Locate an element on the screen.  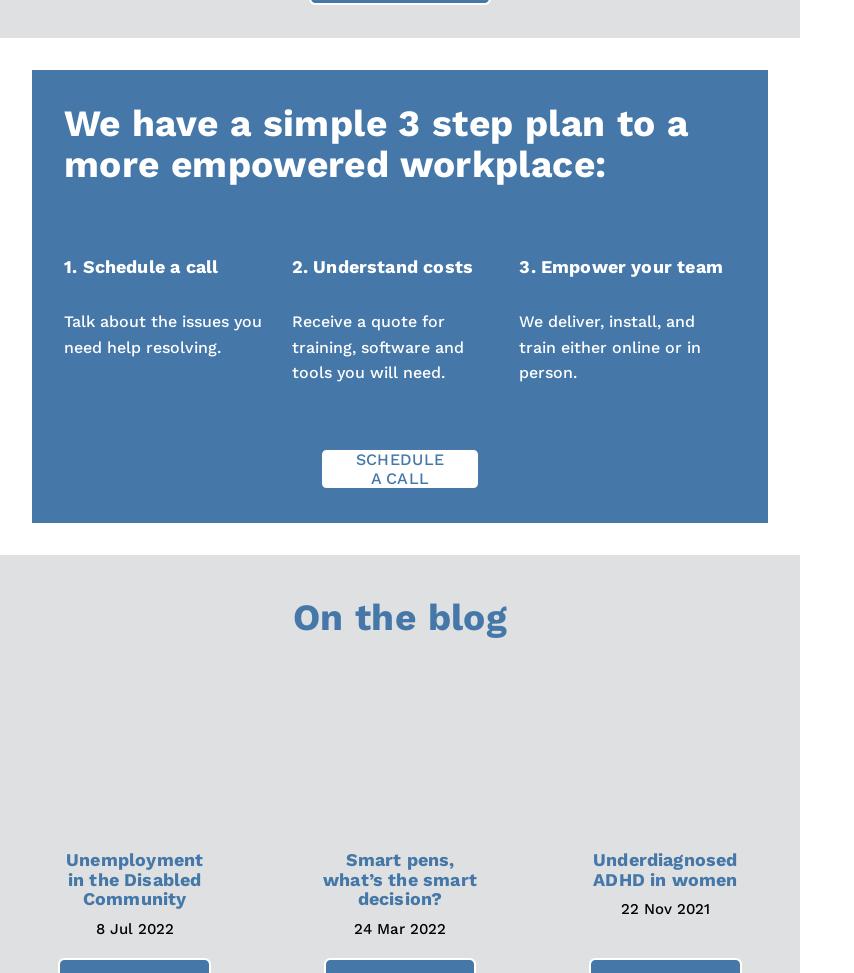
'22 Nov 2021' is located at coordinates (619, 907).